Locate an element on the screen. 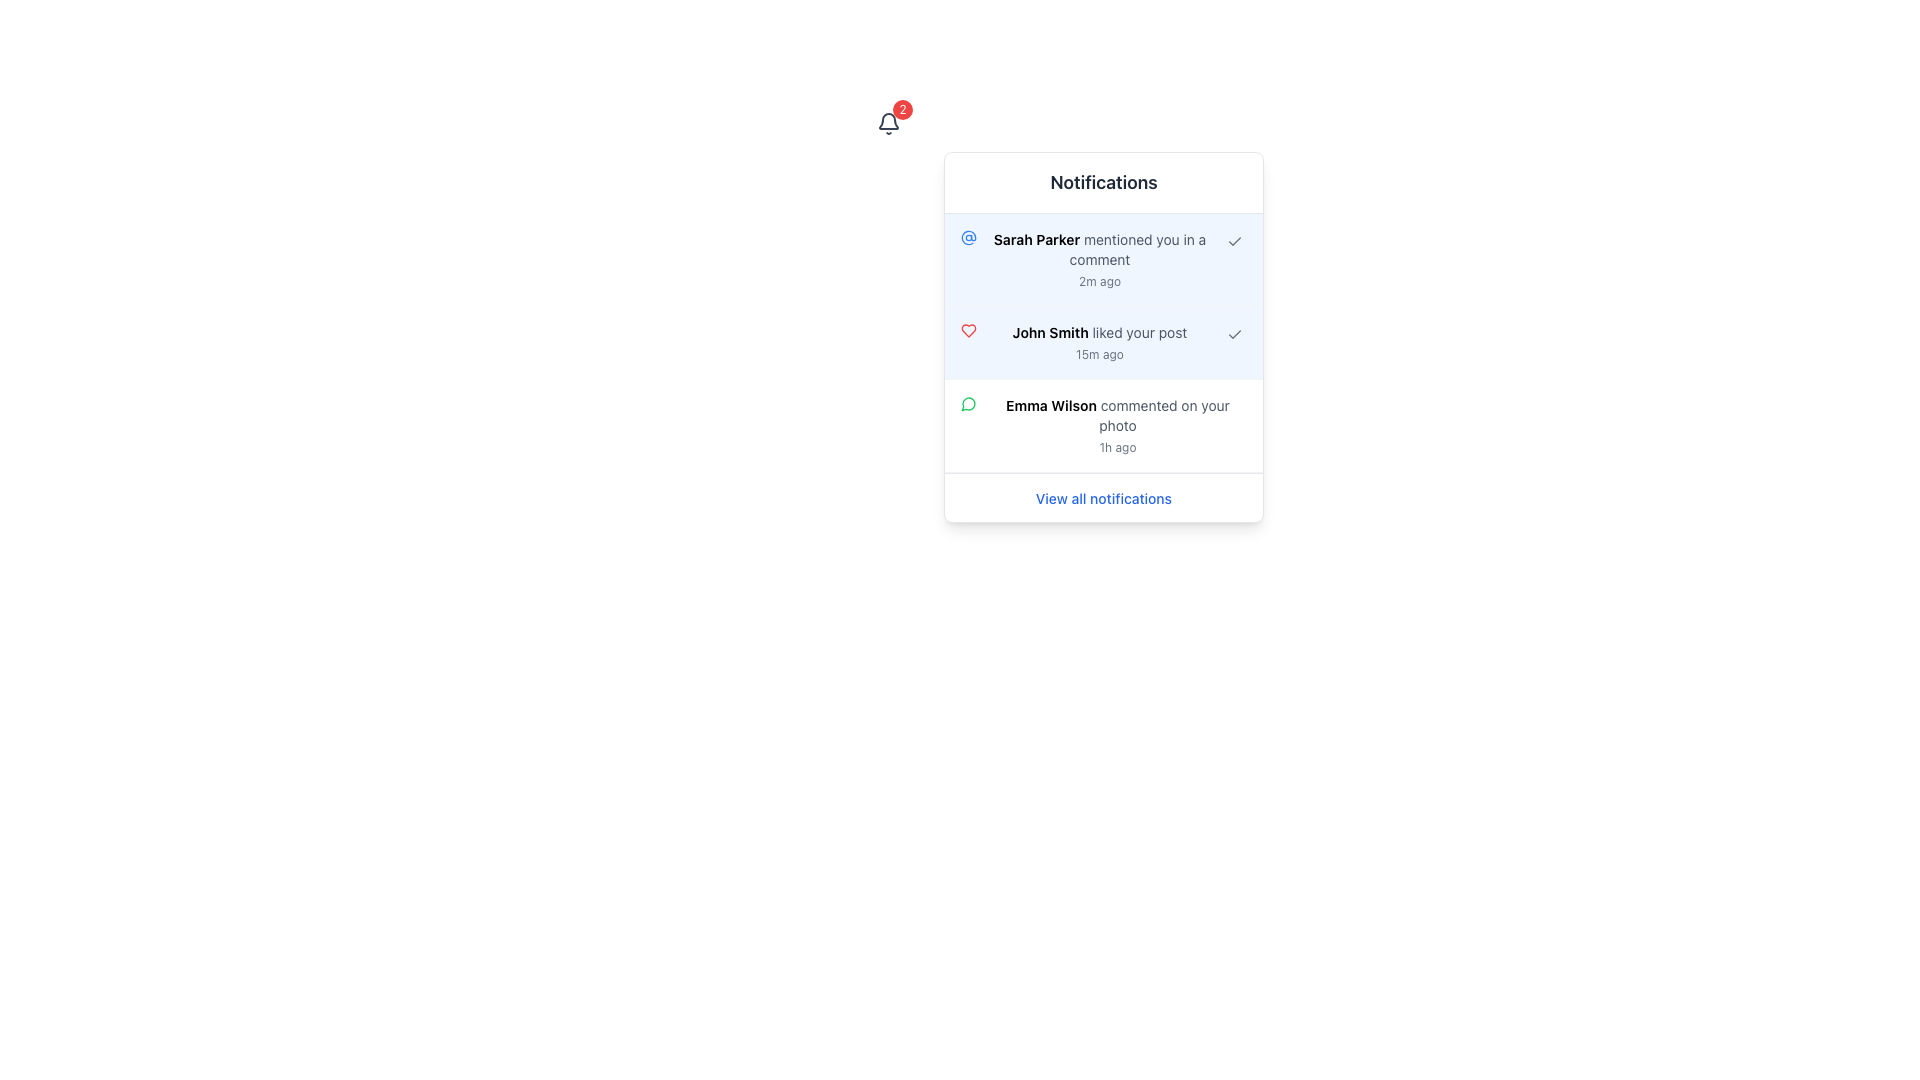 This screenshot has width=1920, height=1080. the user name 'Sarah Parker' in the first notification entry under the 'Notifications' section, which is displayed in bold and positioned to the left of the text 'mentioned you in a comment' is located at coordinates (1036, 238).